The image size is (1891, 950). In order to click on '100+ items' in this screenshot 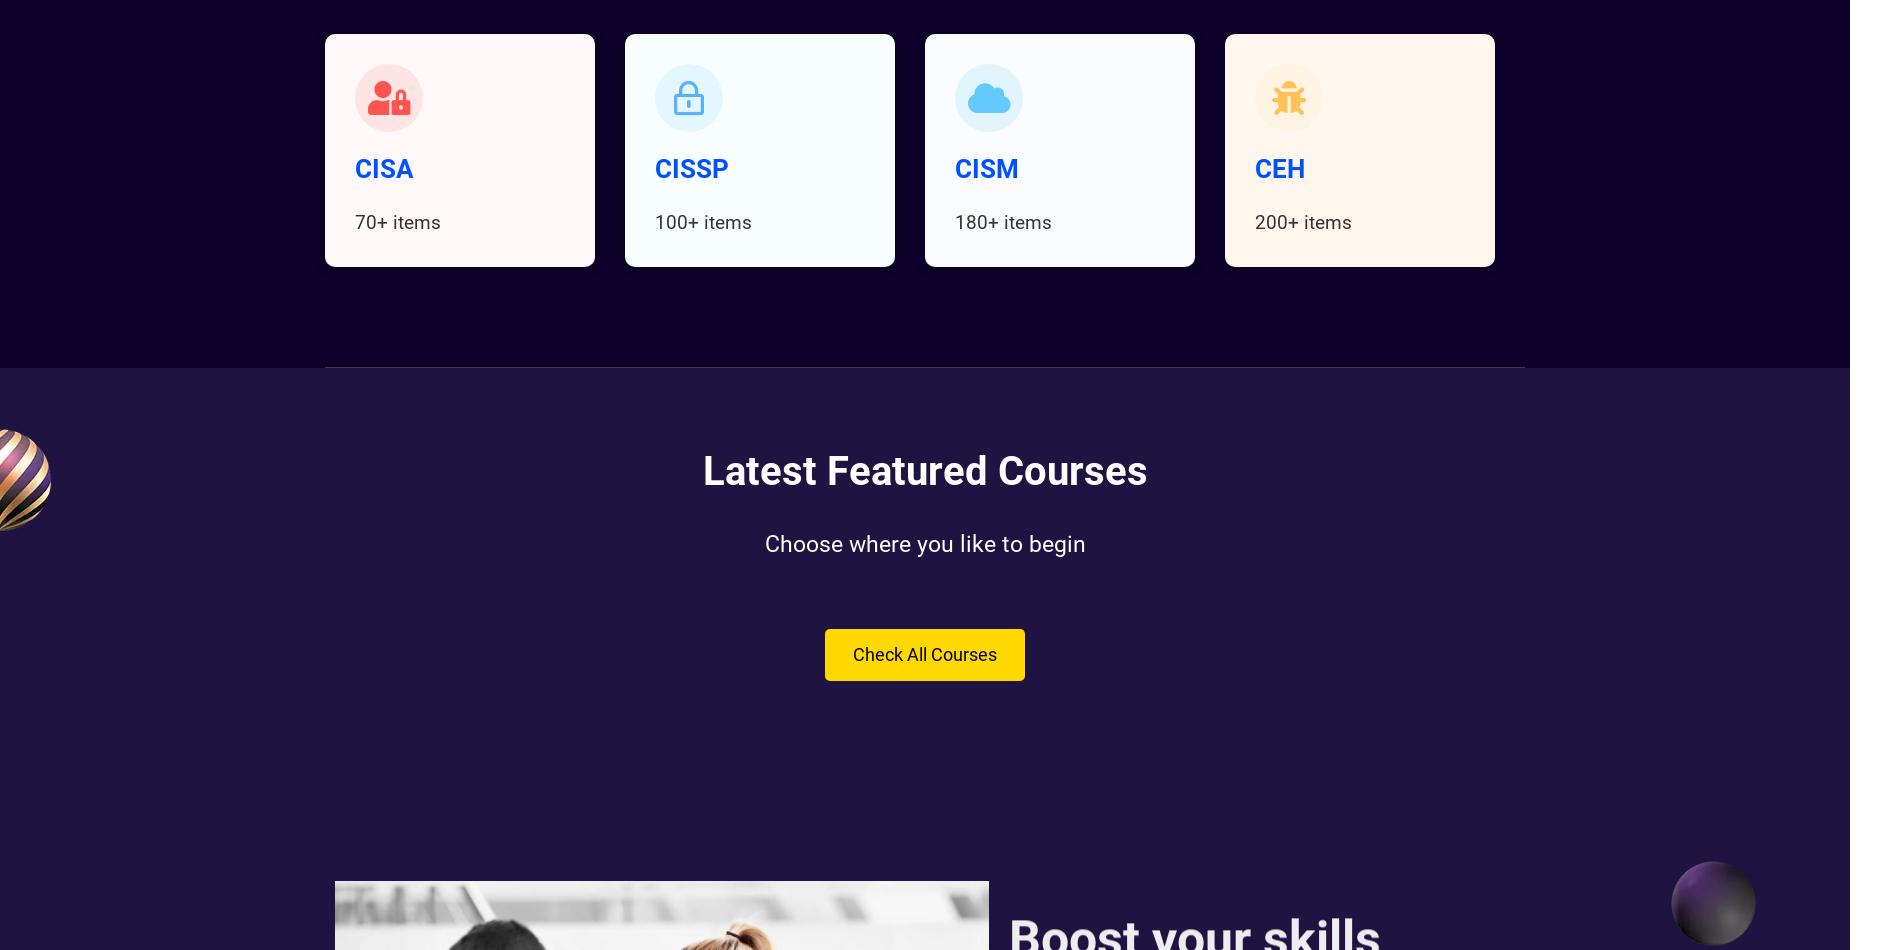, I will do `click(702, 222)`.